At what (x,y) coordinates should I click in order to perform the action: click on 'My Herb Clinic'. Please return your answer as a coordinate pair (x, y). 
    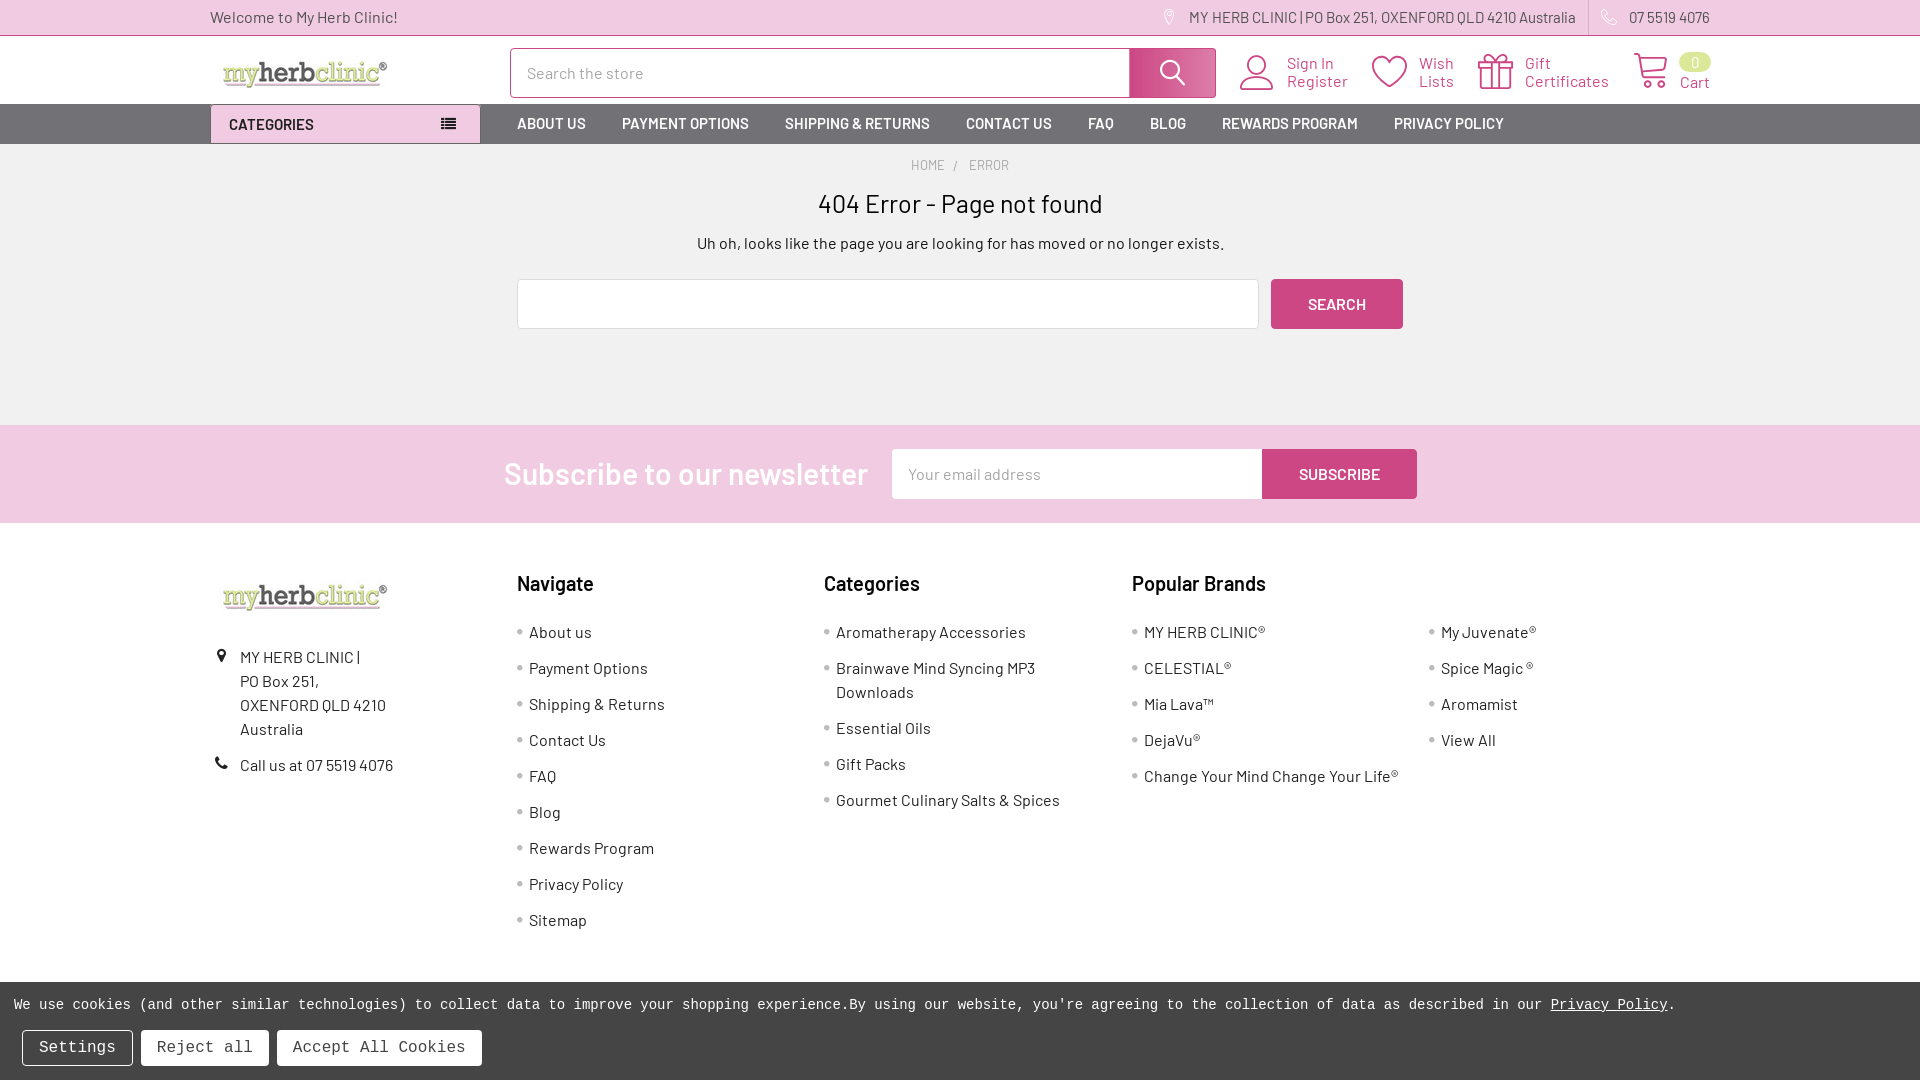
    Looking at the image, I should click on (304, 595).